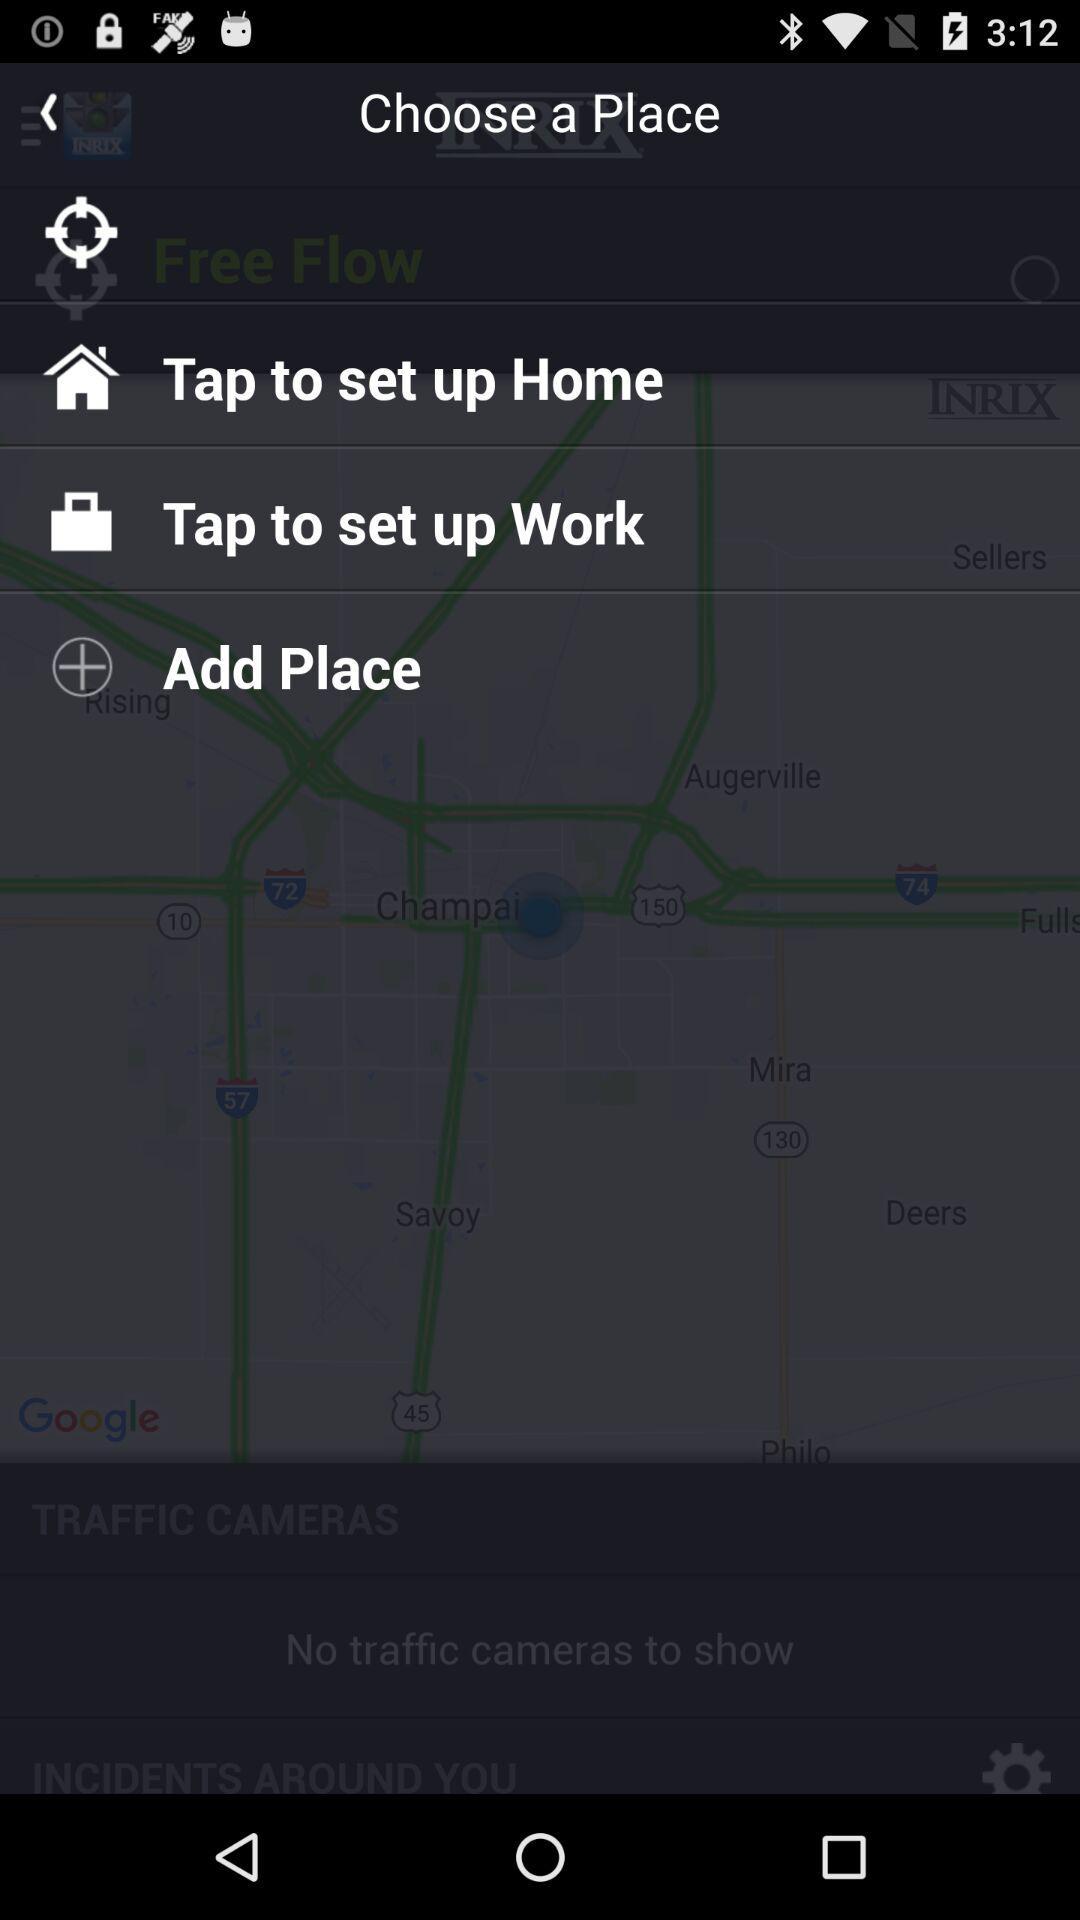  I want to click on the arrow_backward icon, so click(46, 118).